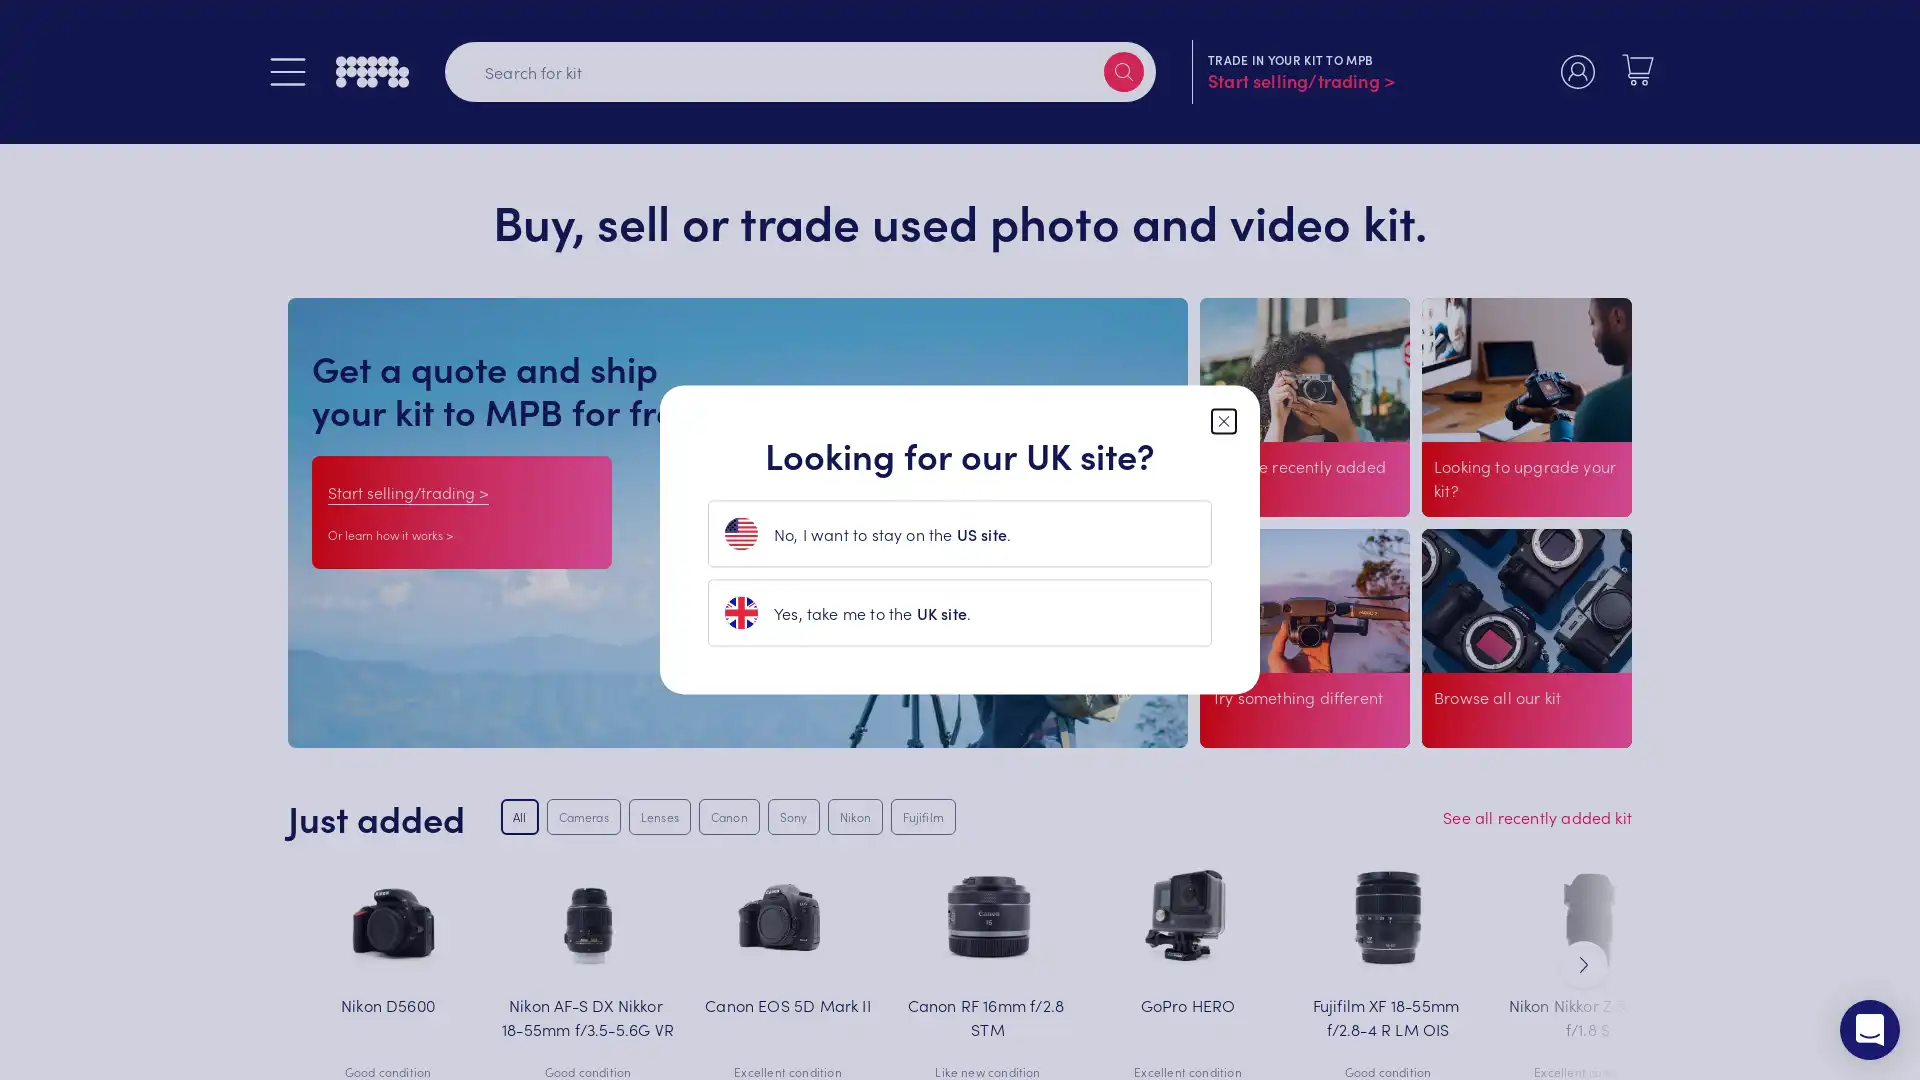  What do you see at coordinates (1278, 519) in the screenshot?
I see `Recently added kit` at bounding box center [1278, 519].